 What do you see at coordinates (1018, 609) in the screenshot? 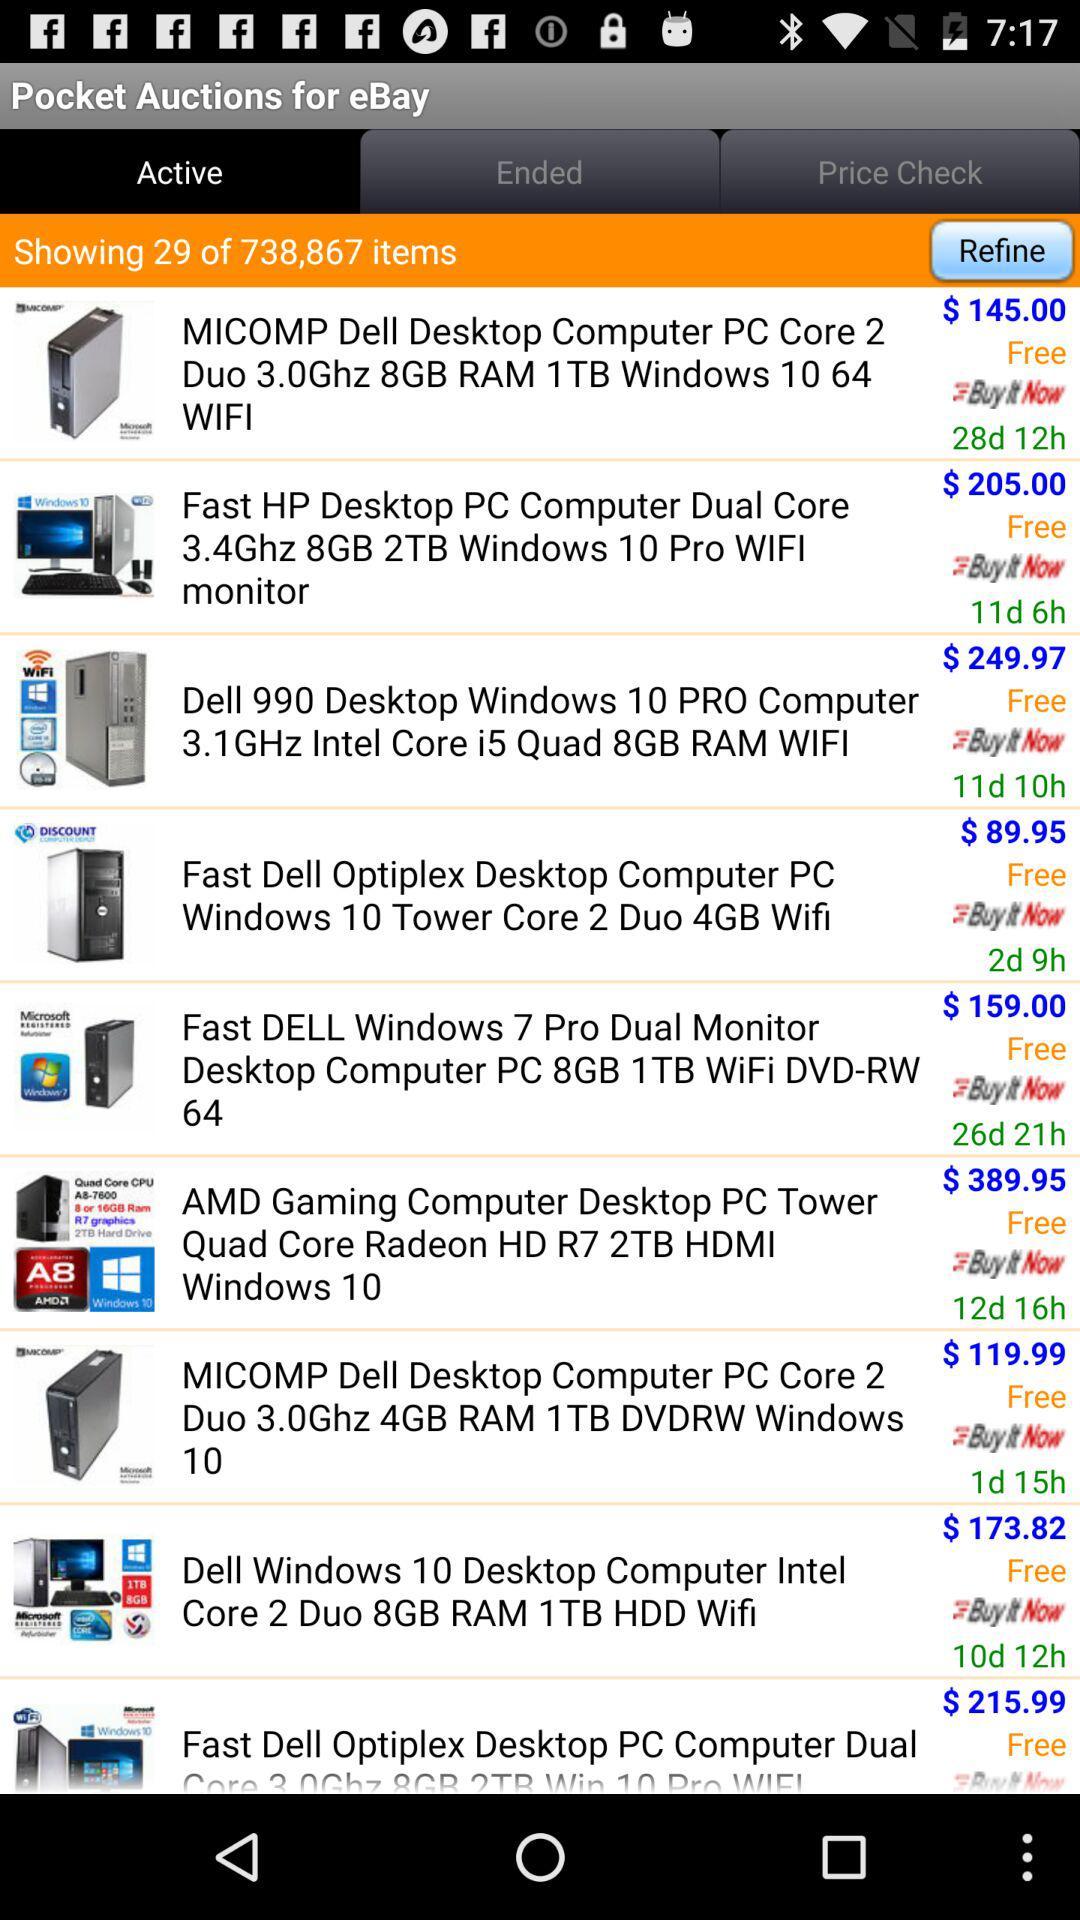
I see `the 11d 6h icon` at bounding box center [1018, 609].